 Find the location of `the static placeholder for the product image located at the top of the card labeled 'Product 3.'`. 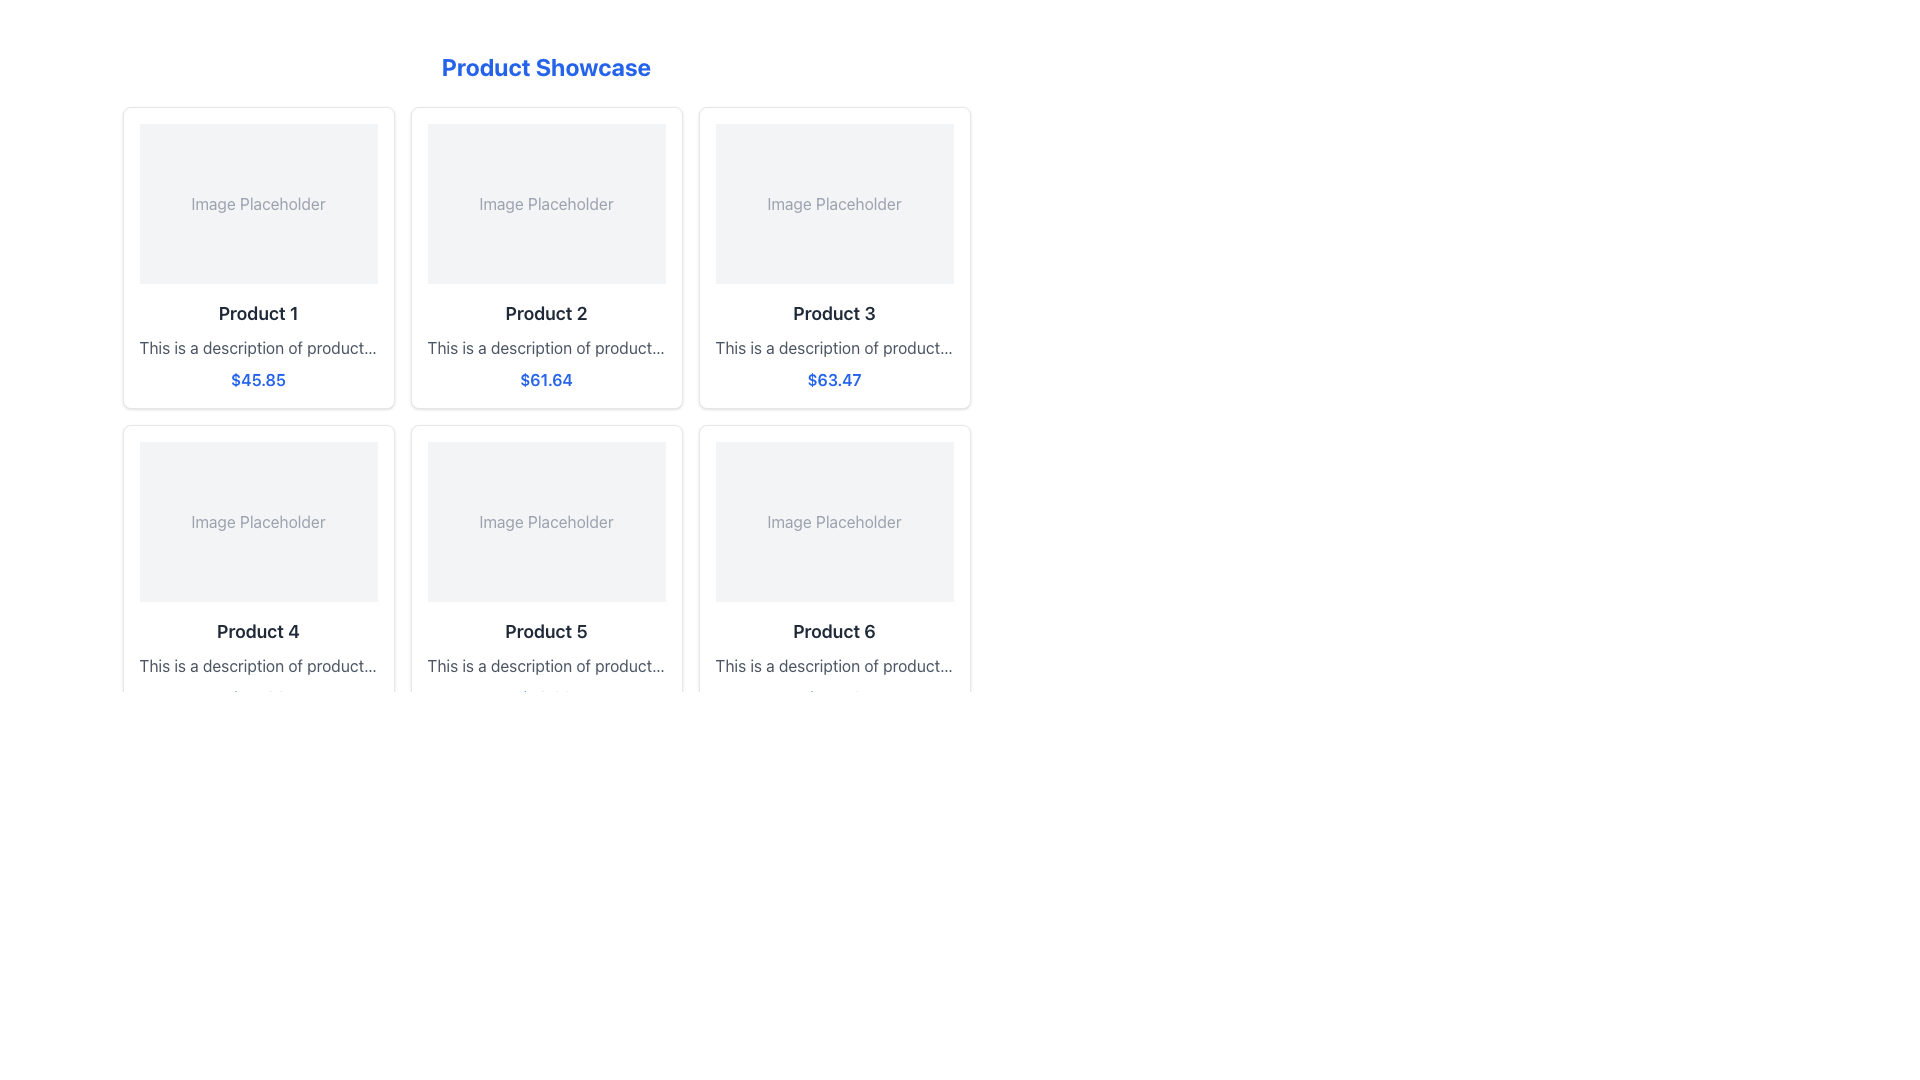

the static placeholder for the product image located at the top of the card labeled 'Product 3.' is located at coordinates (834, 204).